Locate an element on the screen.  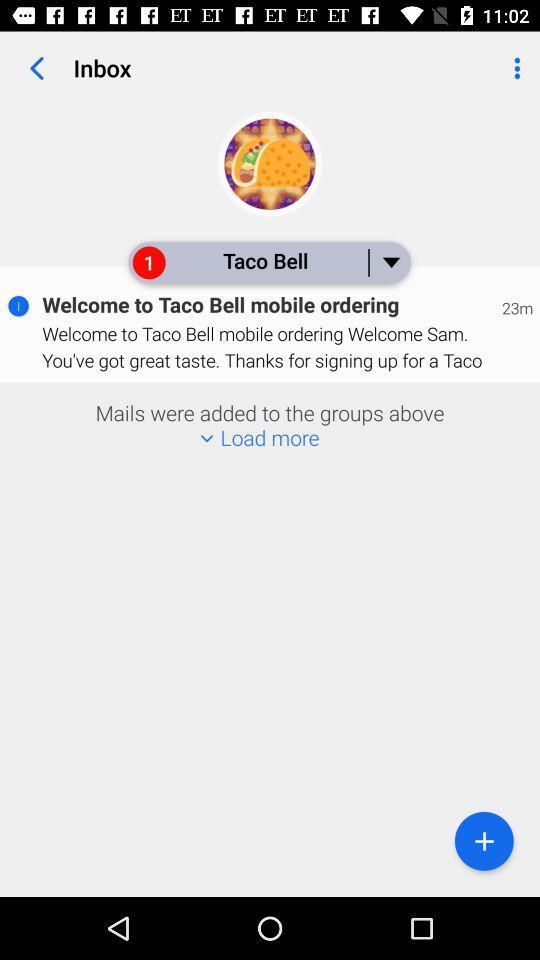
item to the left of the inbox item is located at coordinates (36, 68).